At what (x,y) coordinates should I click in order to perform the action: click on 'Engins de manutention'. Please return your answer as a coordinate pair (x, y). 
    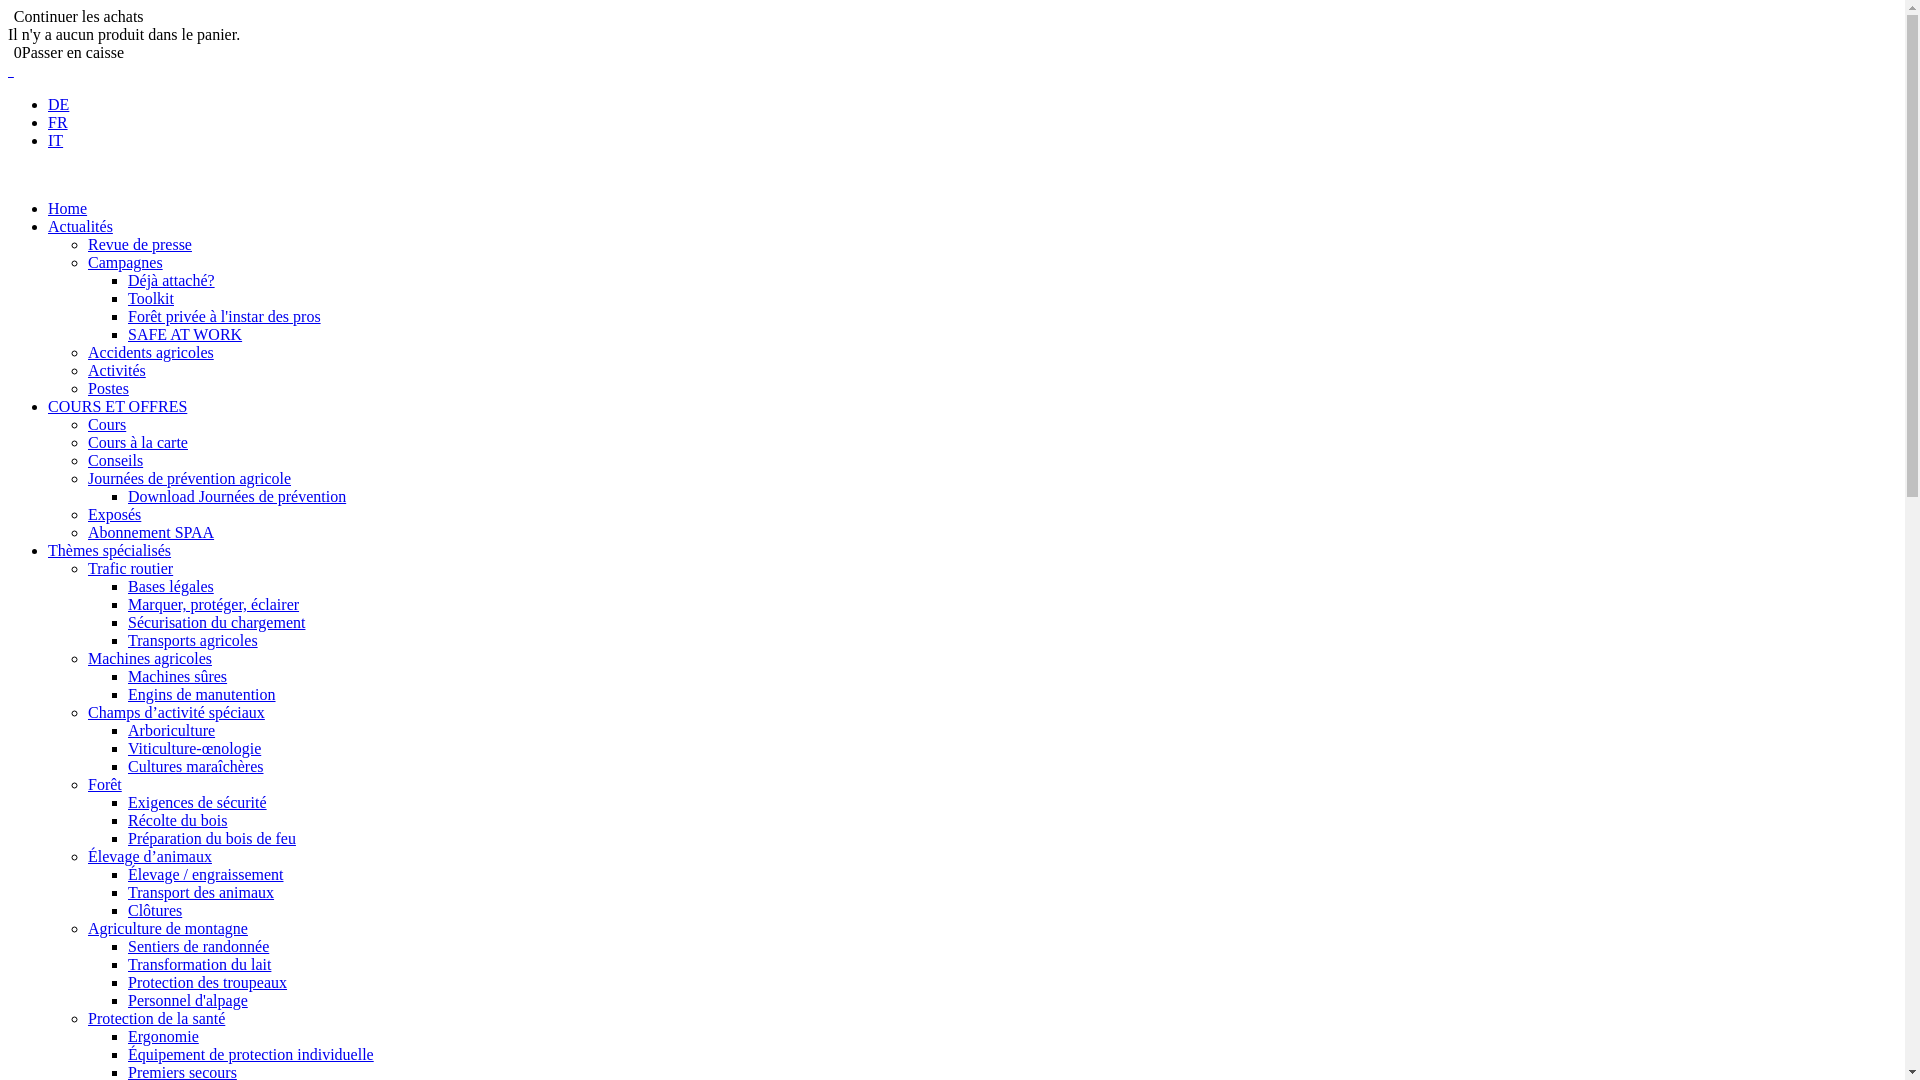
    Looking at the image, I should click on (201, 693).